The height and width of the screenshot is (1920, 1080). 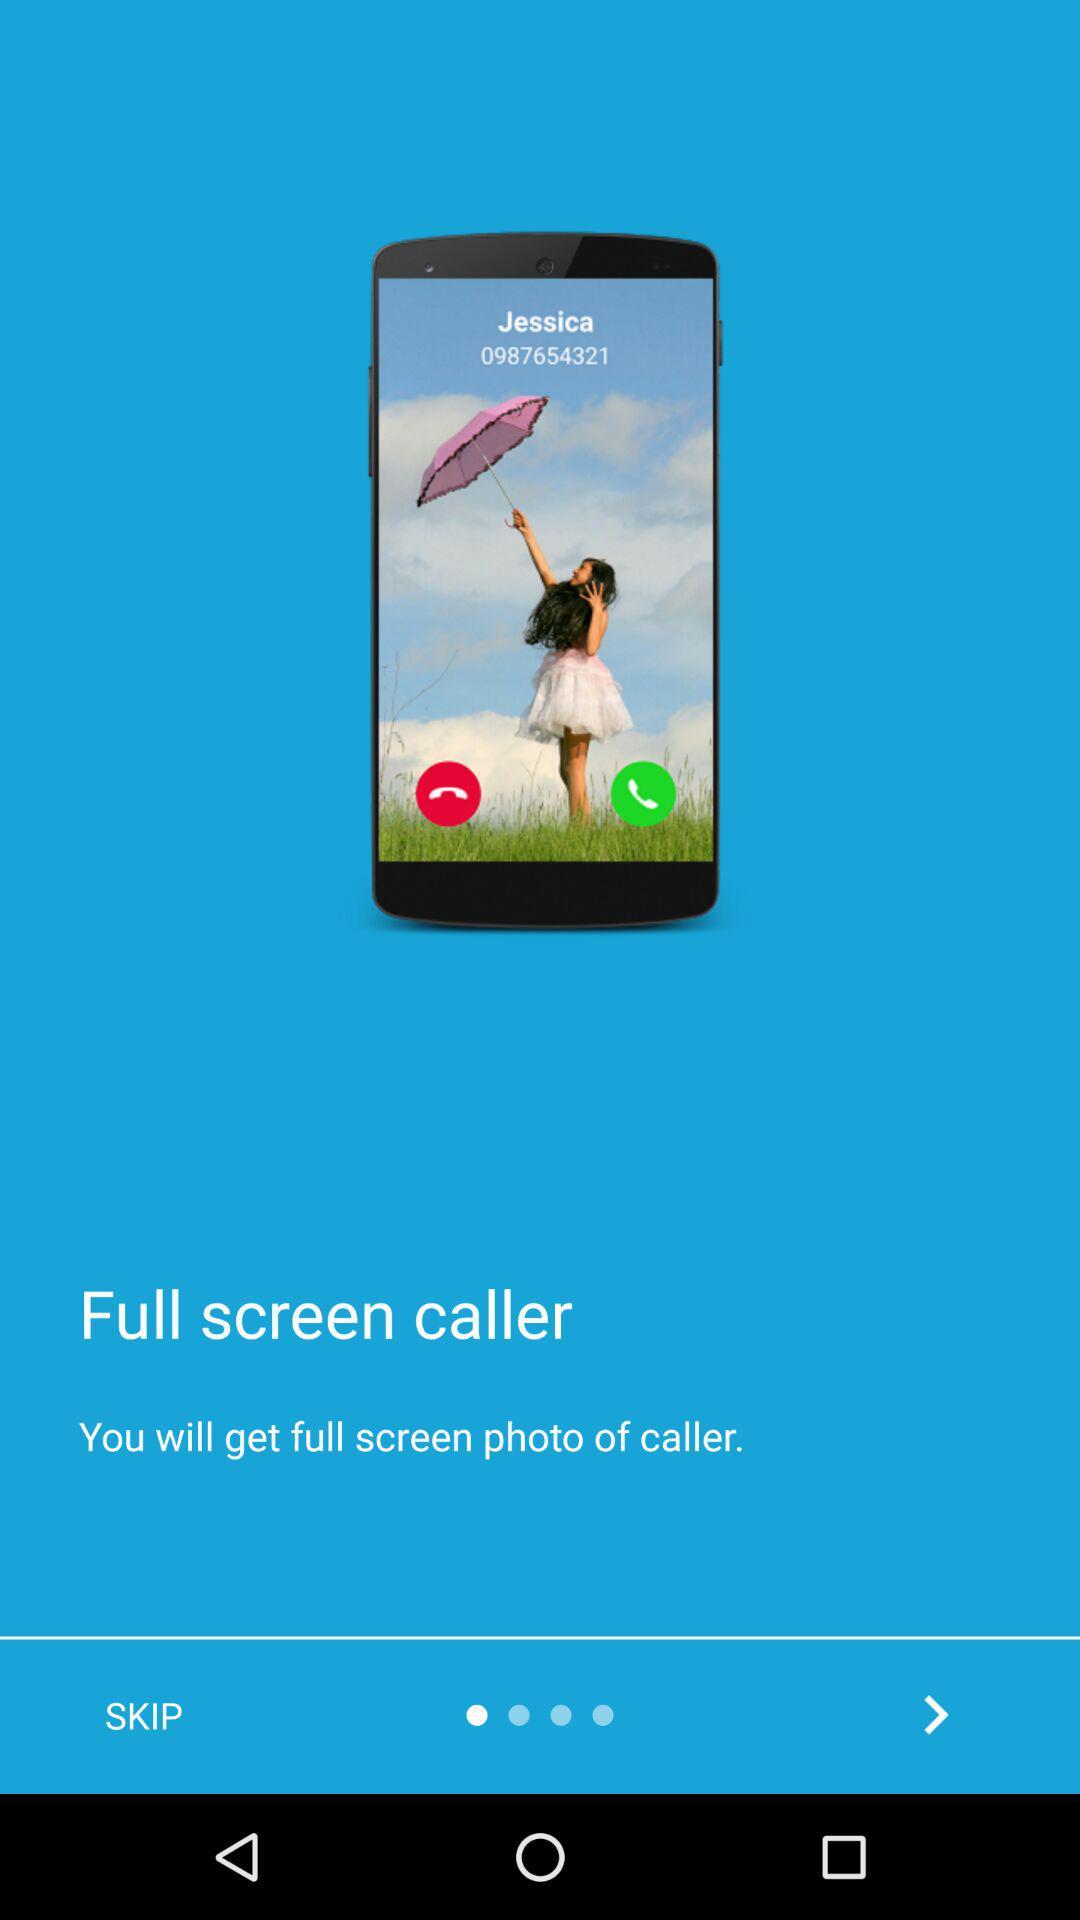 I want to click on next page, so click(x=935, y=1713).